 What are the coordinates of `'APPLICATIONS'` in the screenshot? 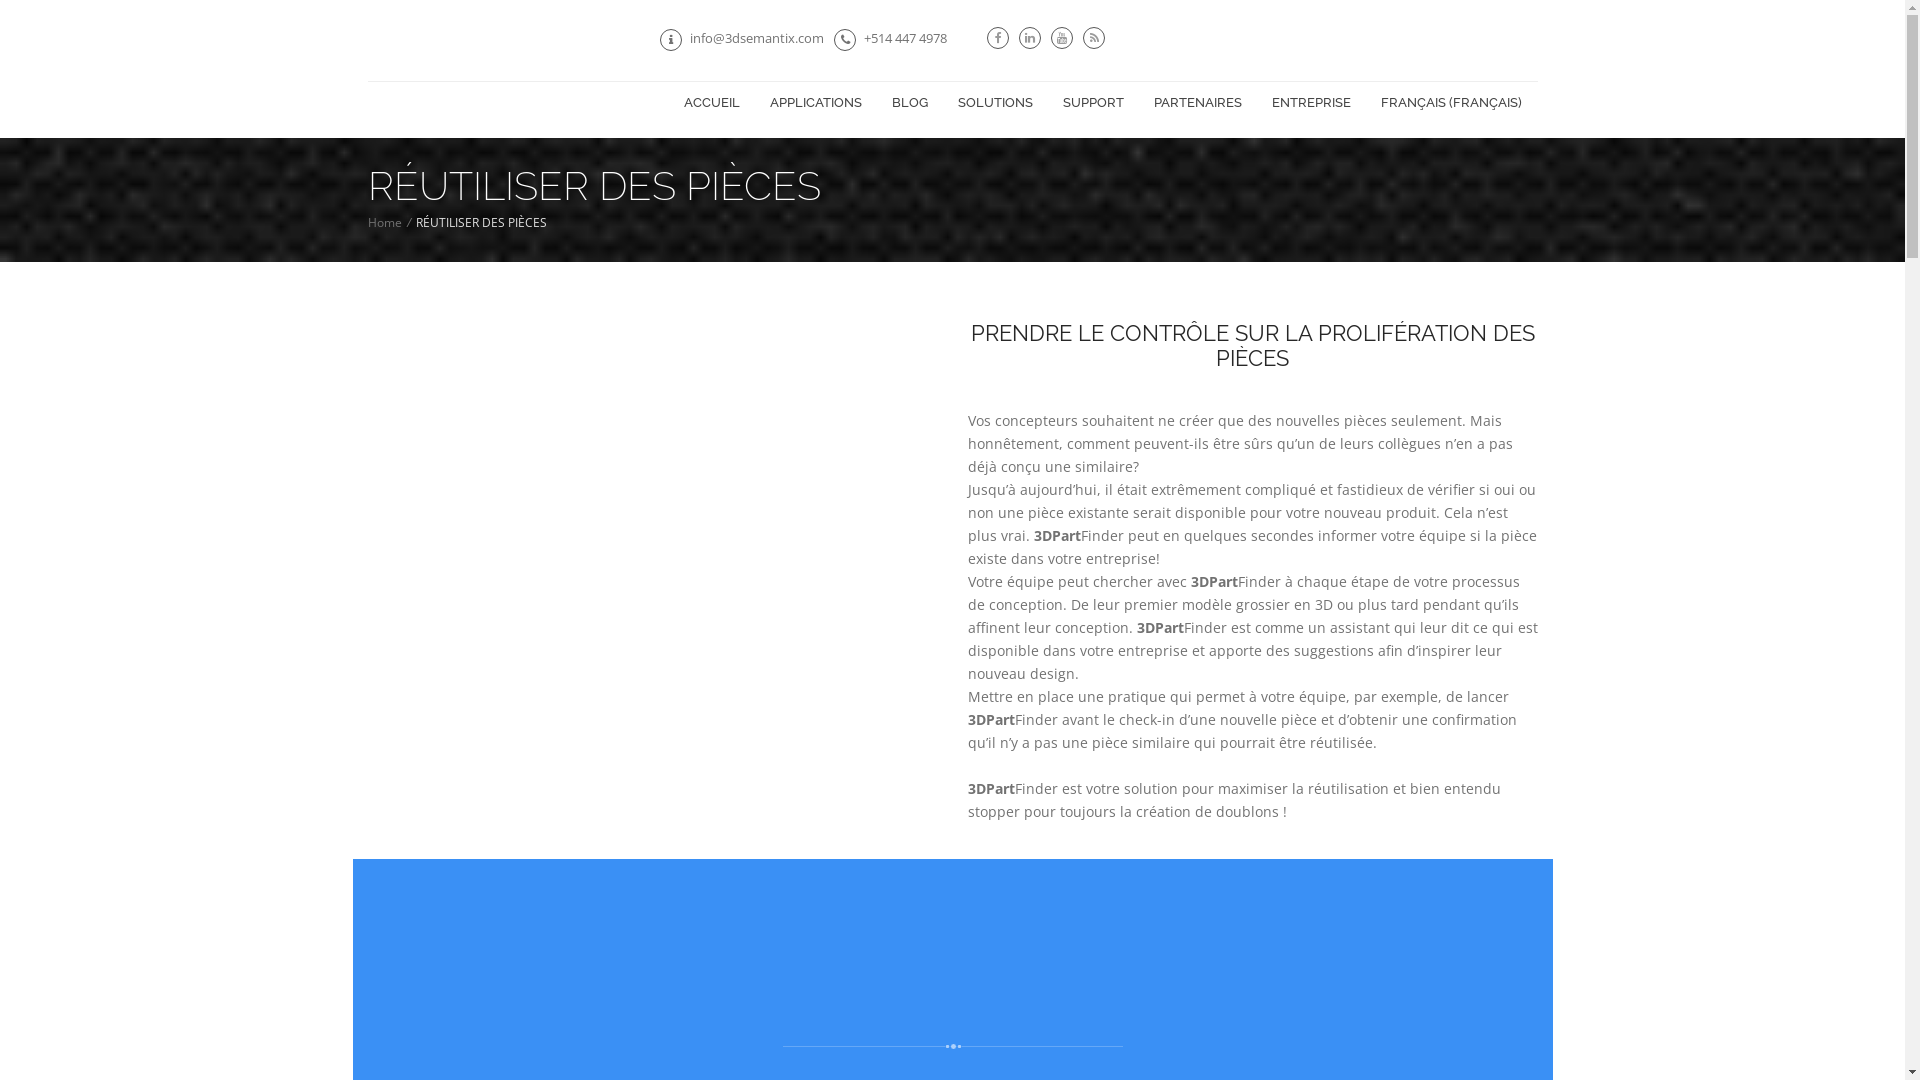 It's located at (815, 103).